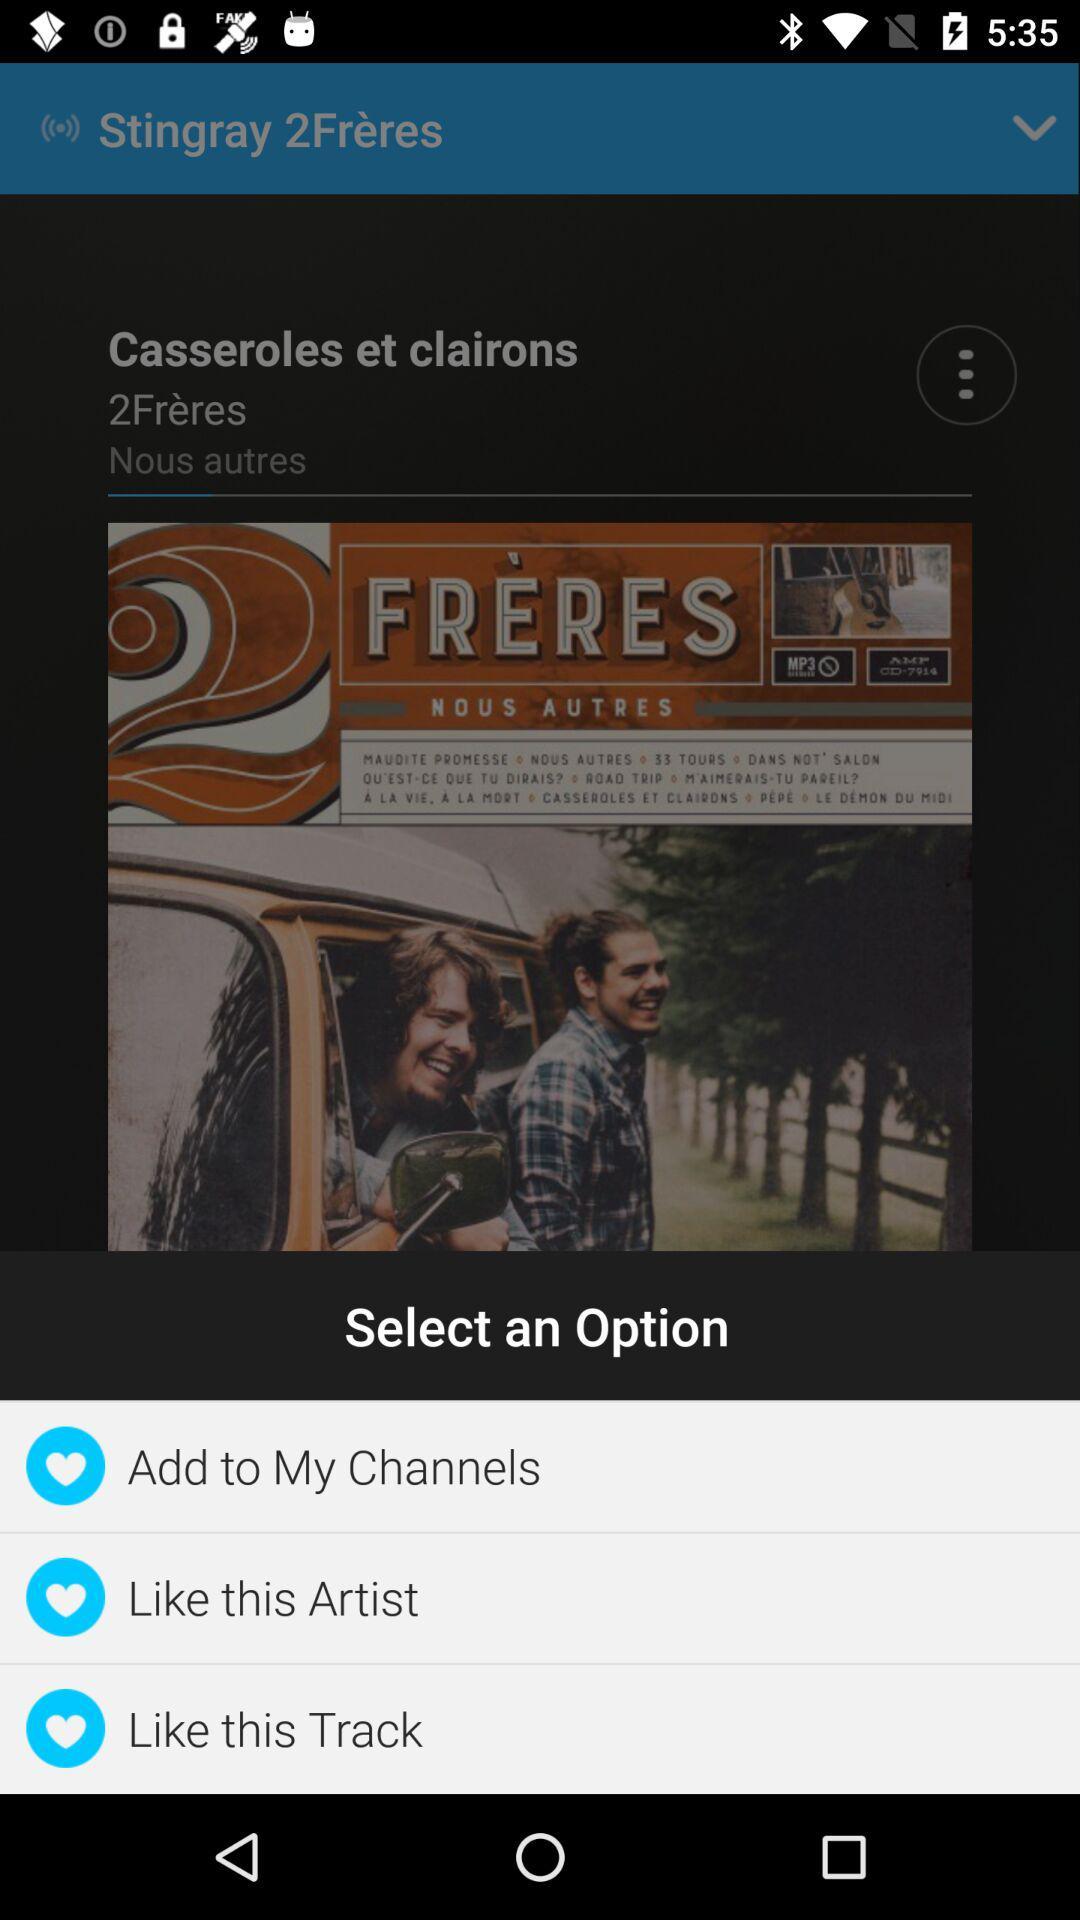 The height and width of the screenshot is (1920, 1080). Describe the element at coordinates (965, 374) in the screenshot. I see `the more icon` at that location.